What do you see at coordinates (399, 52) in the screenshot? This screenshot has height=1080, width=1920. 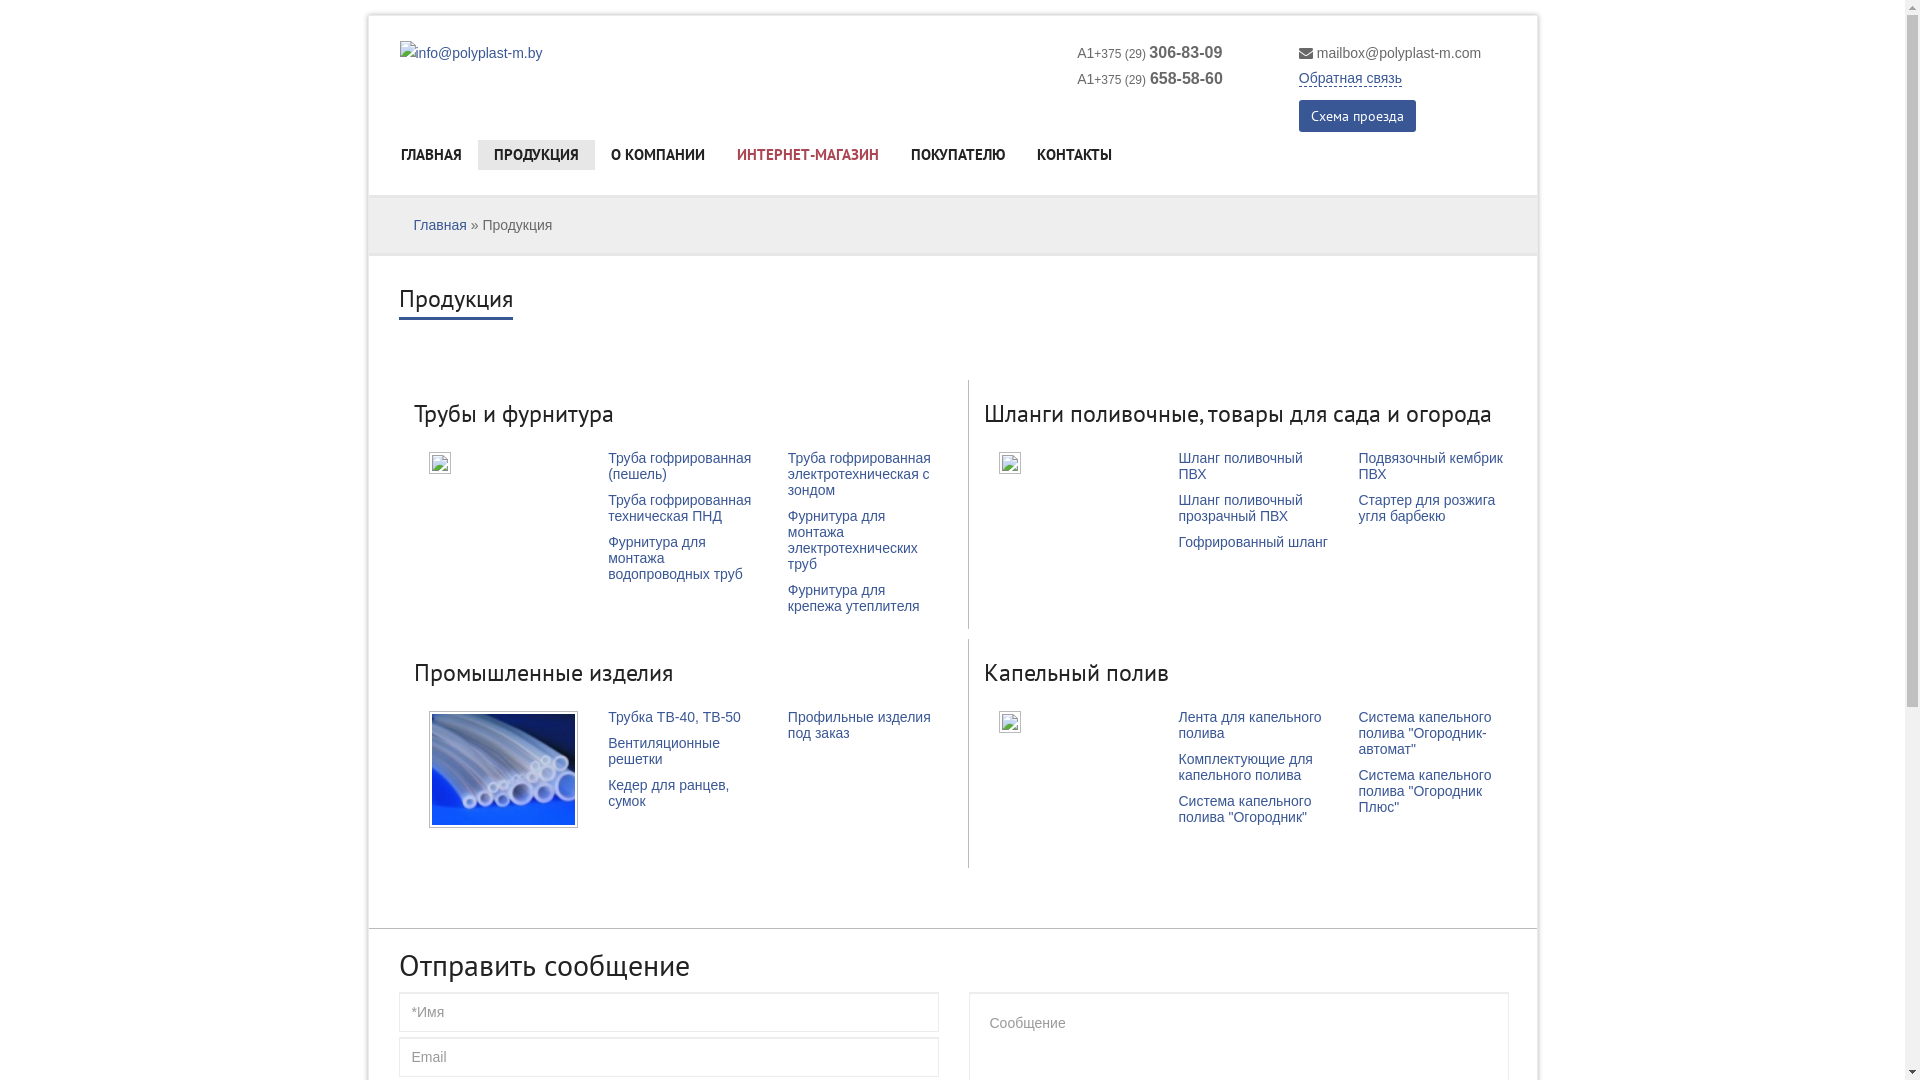 I see `'info@polyplast-m.by'` at bounding box center [399, 52].